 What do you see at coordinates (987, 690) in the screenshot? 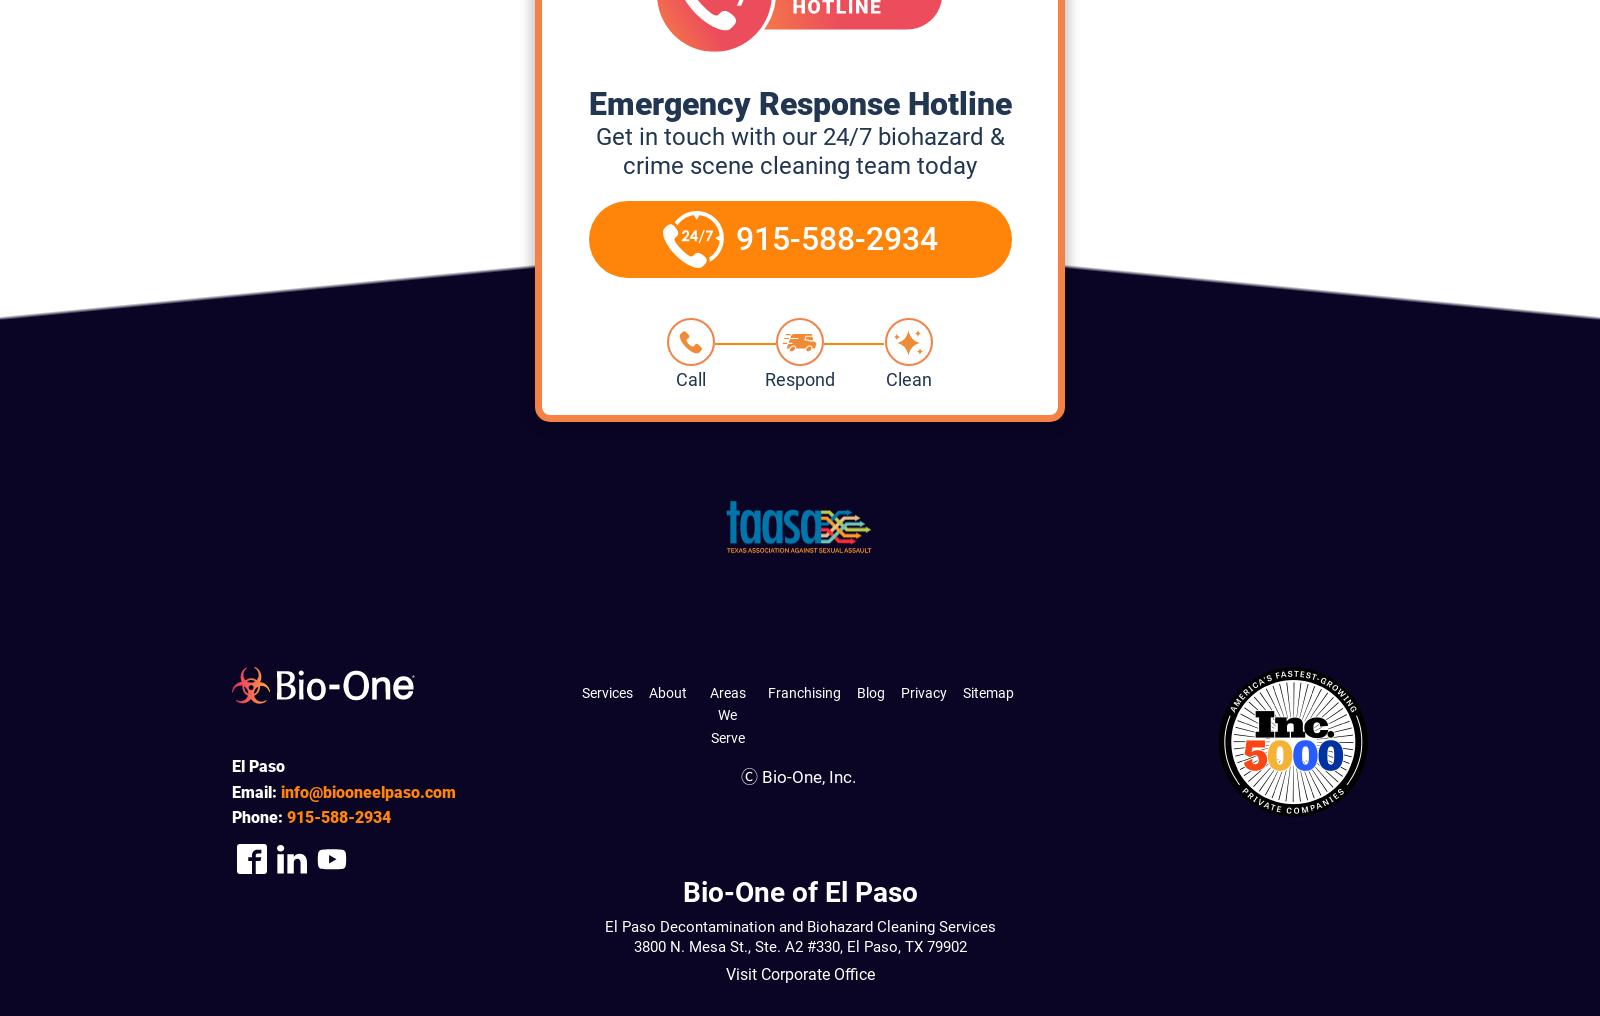
I see `'Sitemap'` at bounding box center [987, 690].